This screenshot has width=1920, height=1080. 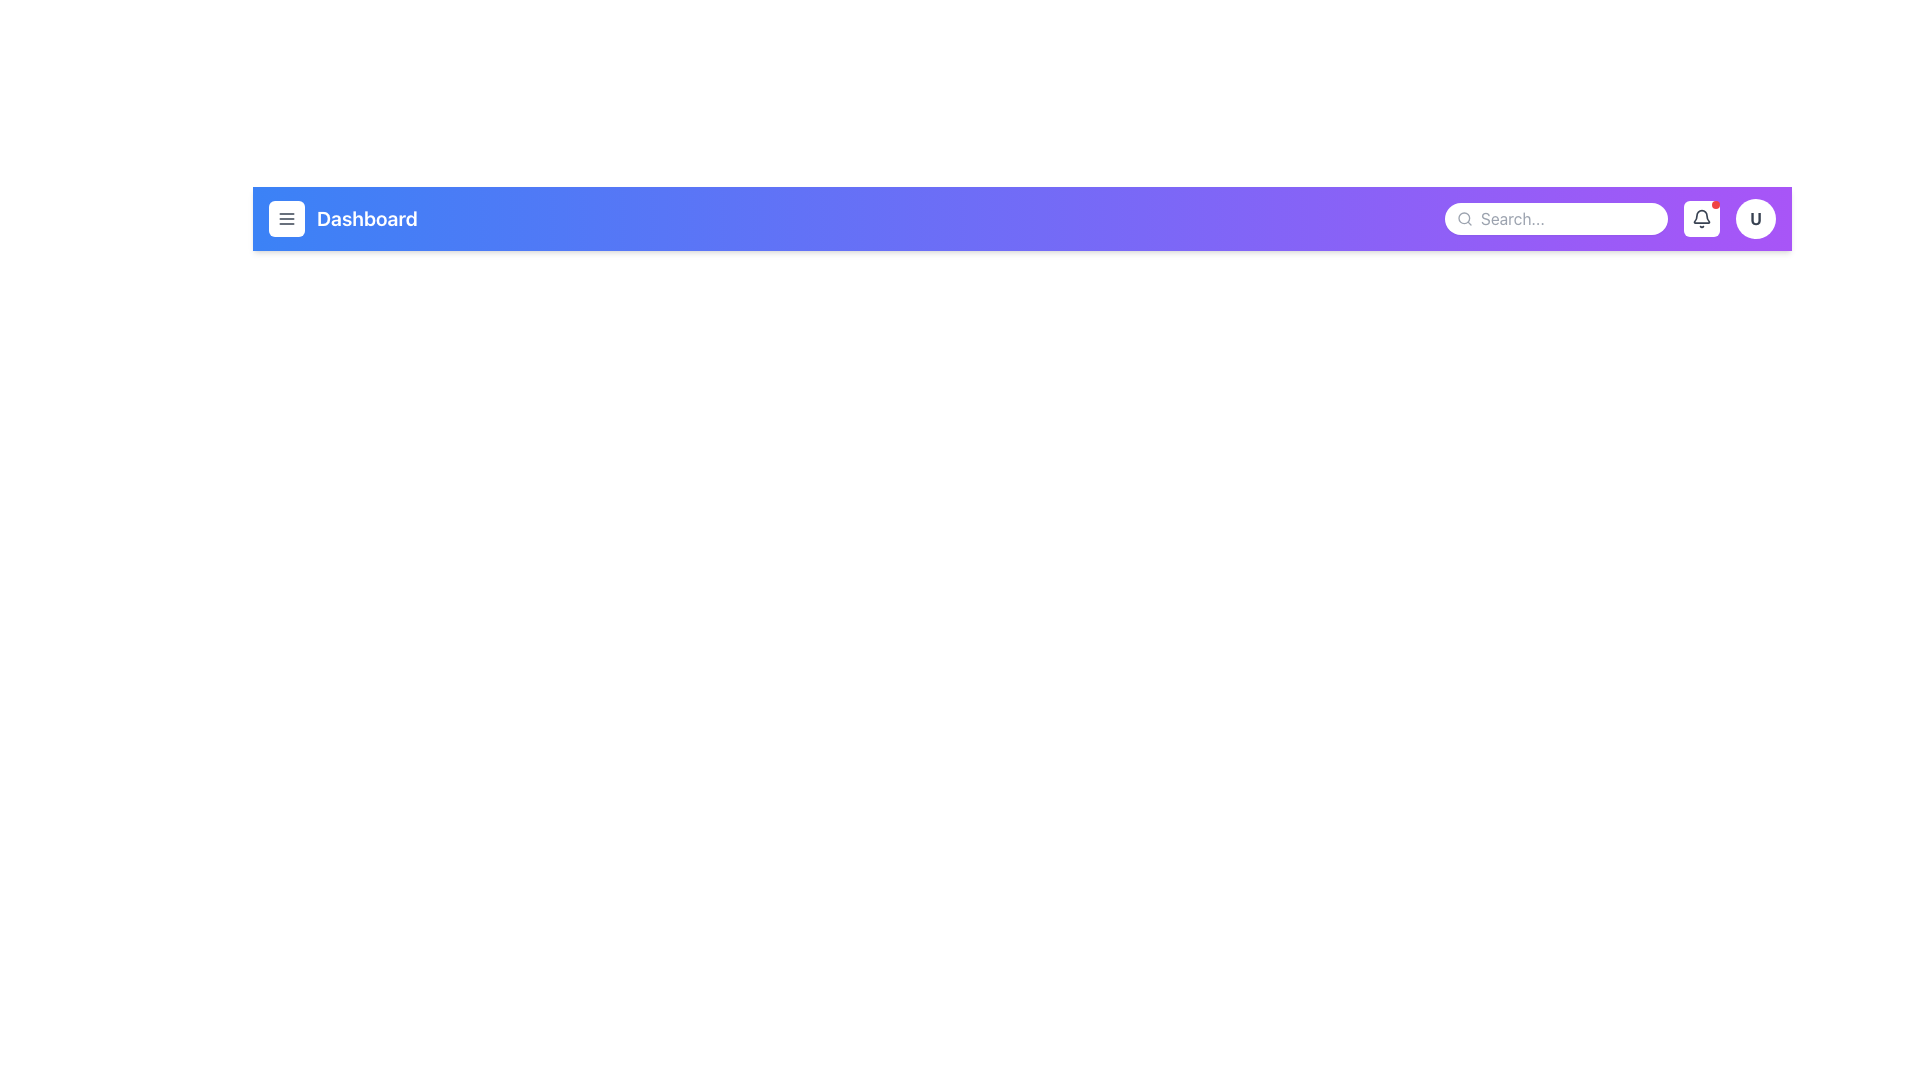 What do you see at coordinates (343, 219) in the screenshot?
I see `the 'Dashboard' button in the top-left corner of the gradient header bar` at bounding box center [343, 219].